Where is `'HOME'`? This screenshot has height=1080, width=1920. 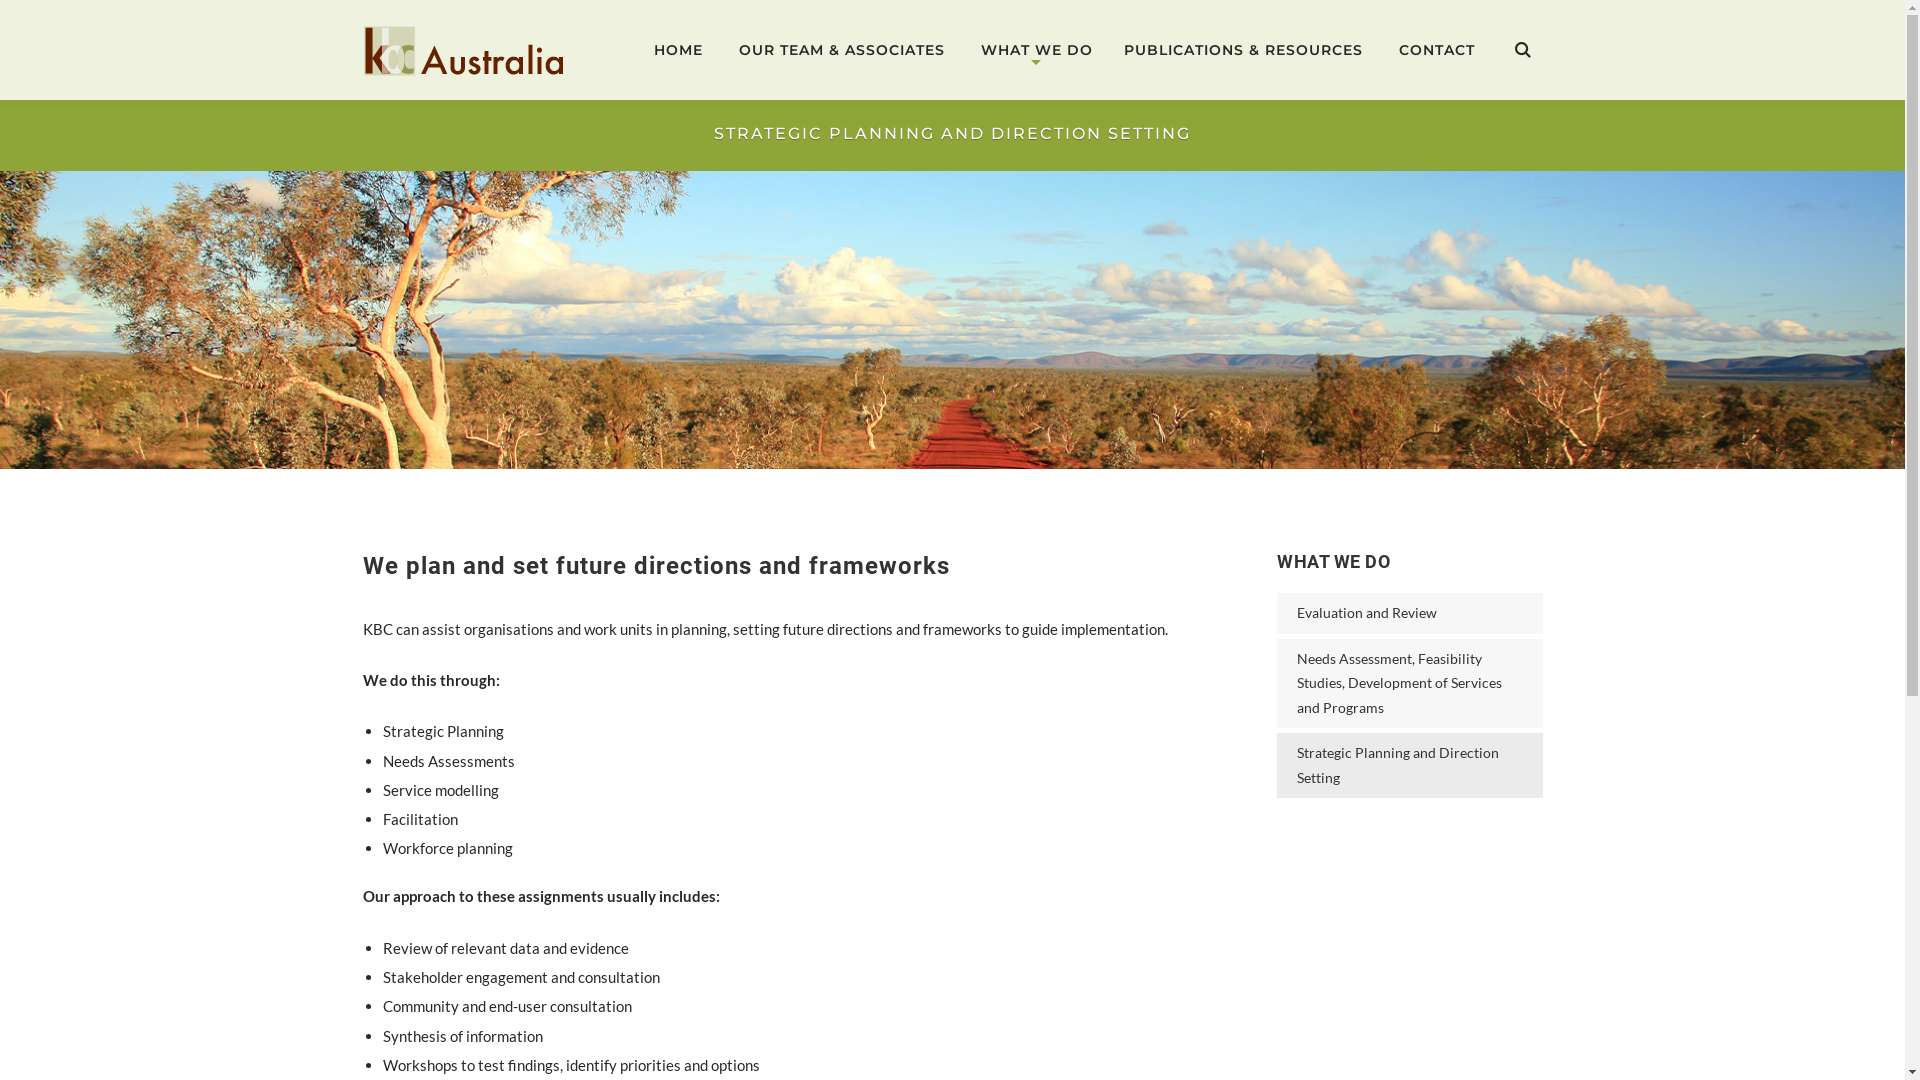 'HOME' is located at coordinates (677, 49).